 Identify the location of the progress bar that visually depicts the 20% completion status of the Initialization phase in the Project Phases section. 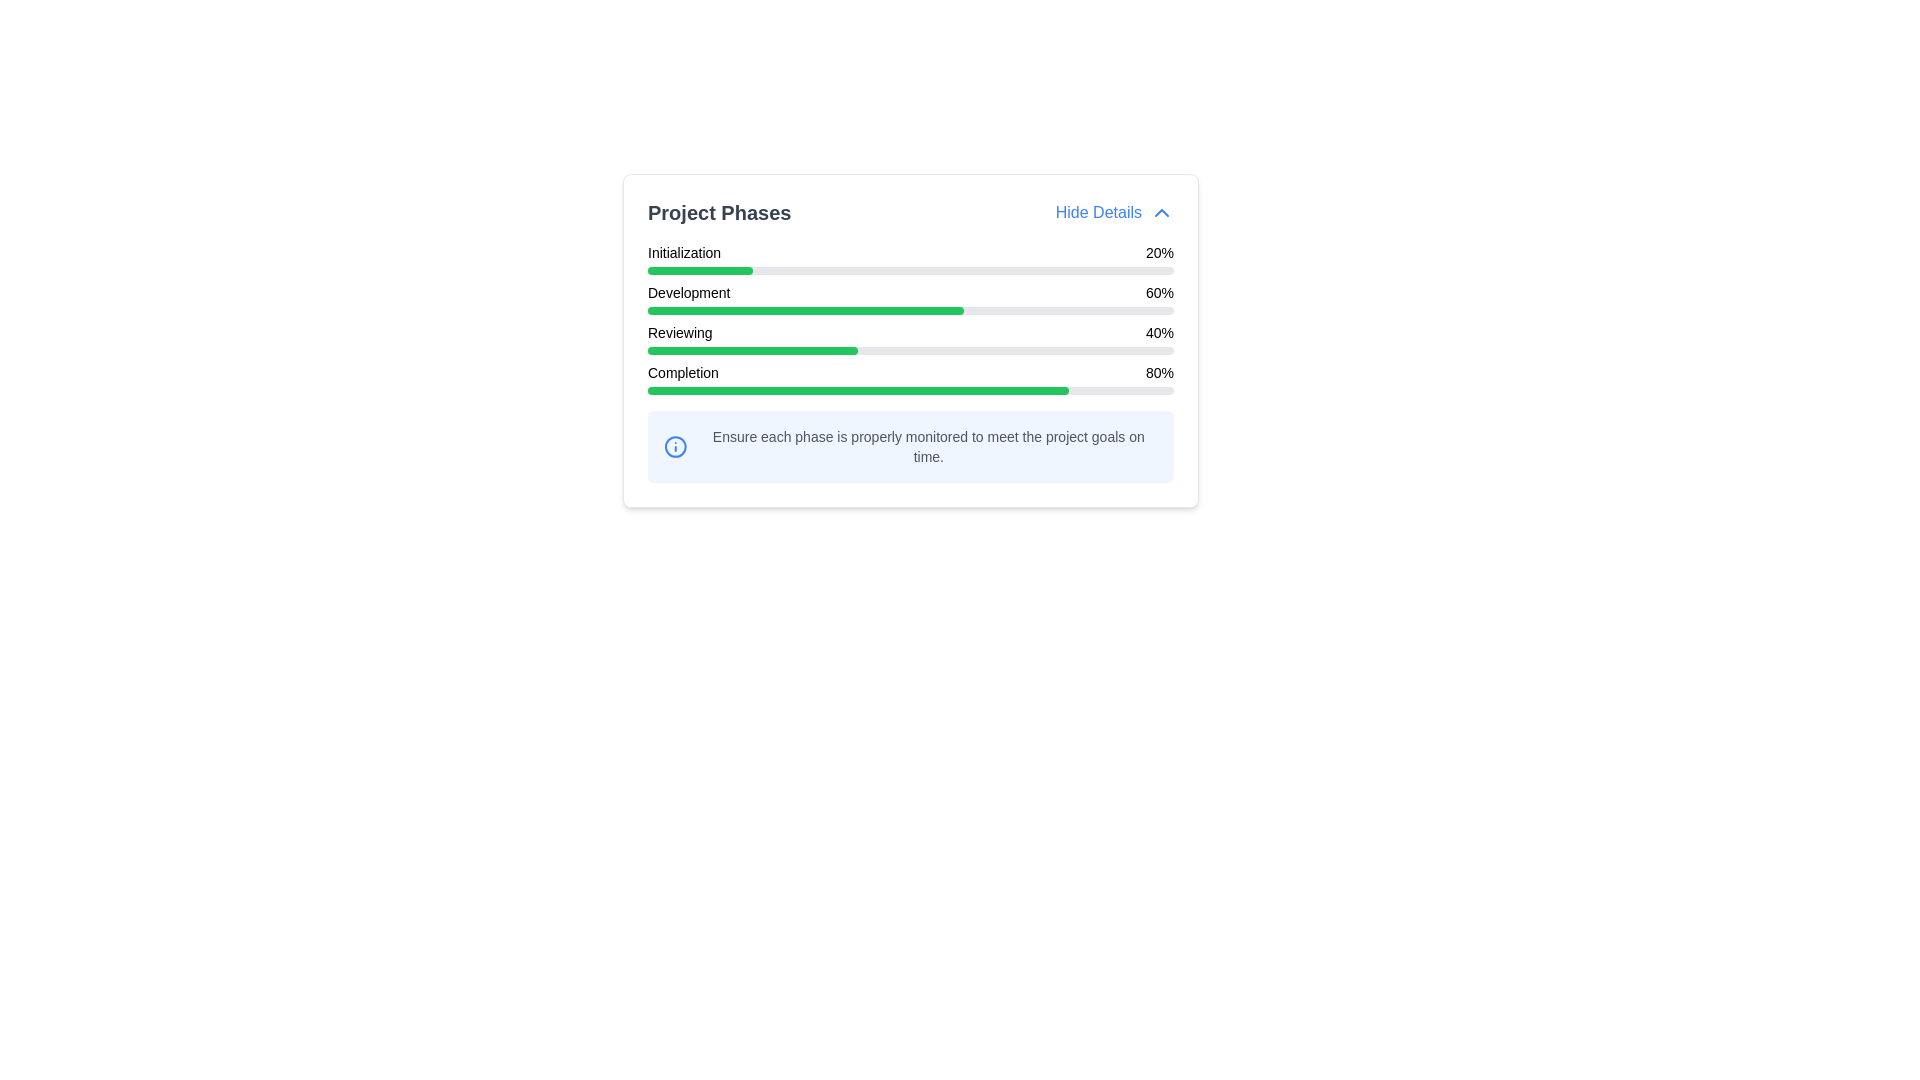
(700, 270).